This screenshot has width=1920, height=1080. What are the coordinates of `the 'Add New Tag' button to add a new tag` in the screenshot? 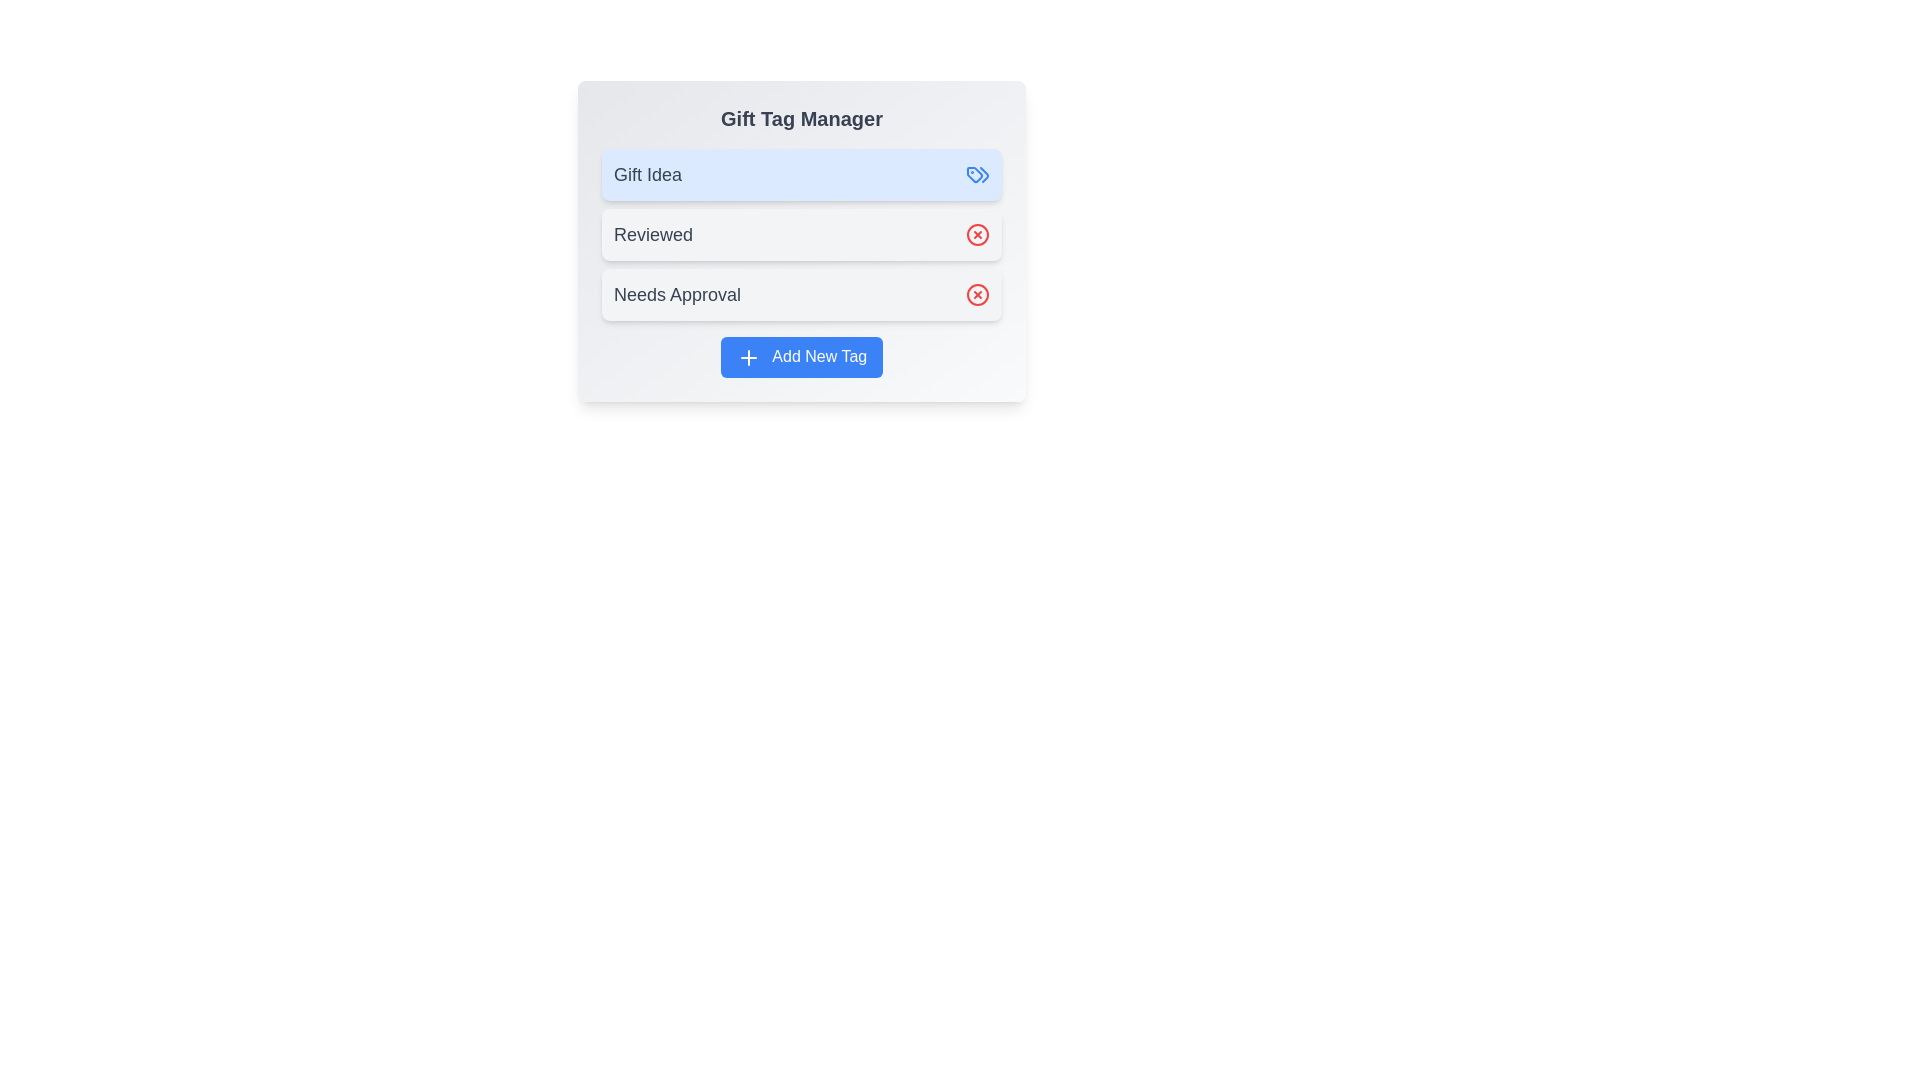 It's located at (801, 356).